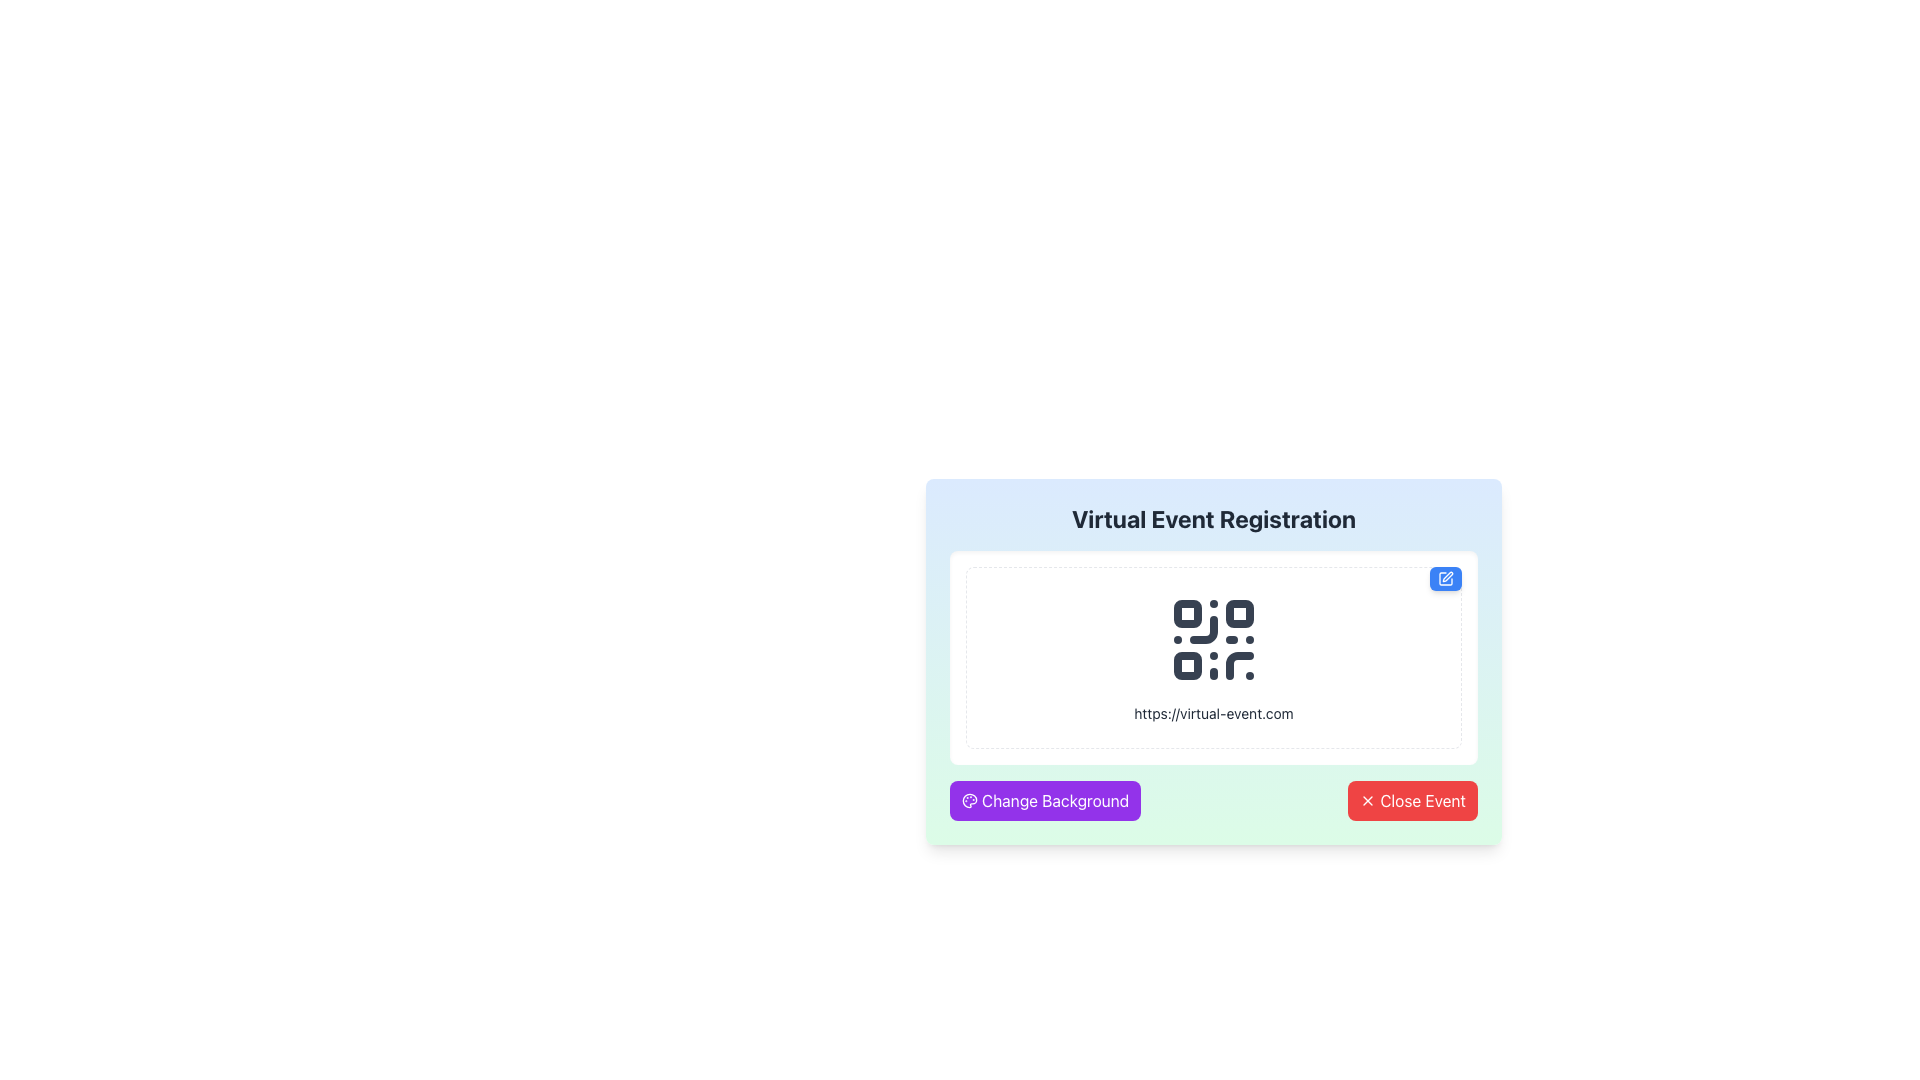 This screenshot has width=1920, height=1080. I want to click on the small pen icon located at the top-right corner of the 'Virtual Event Registration' button to initiate editing, so click(1445, 578).